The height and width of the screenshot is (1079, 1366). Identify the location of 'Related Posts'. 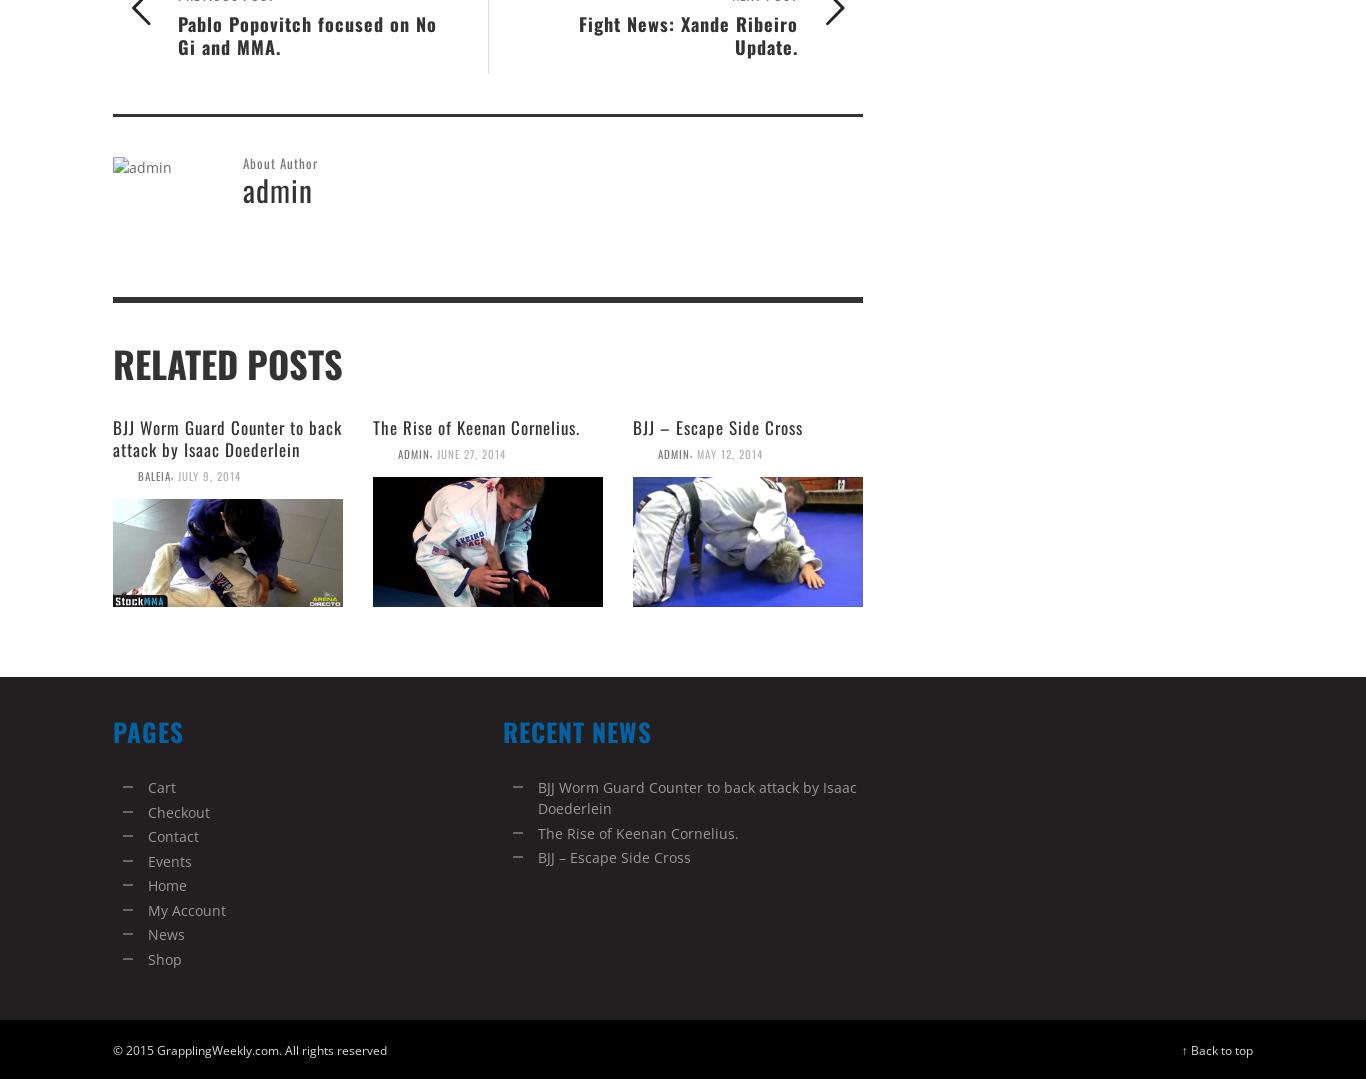
(226, 363).